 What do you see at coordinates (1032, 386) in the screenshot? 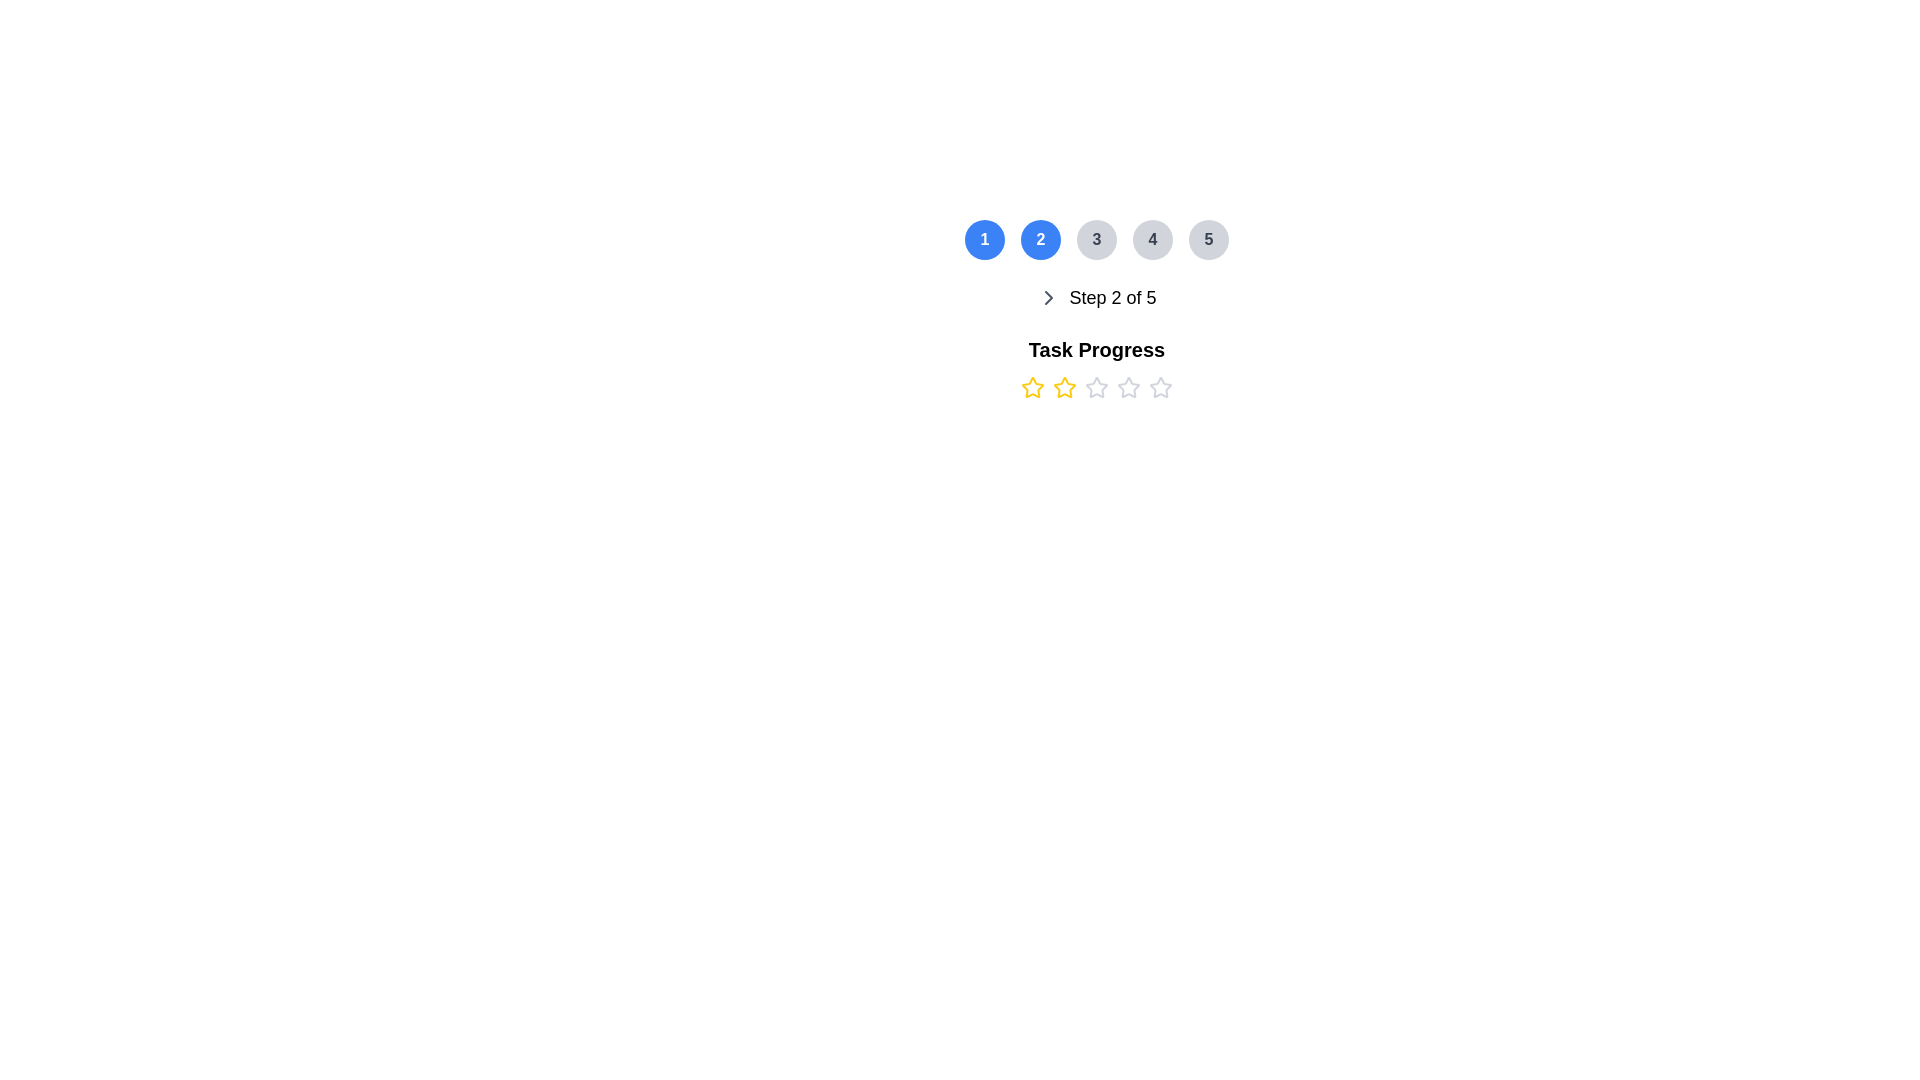
I see `the first star icon in the rating component located below 'Task Progress'` at bounding box center [1032, 386].